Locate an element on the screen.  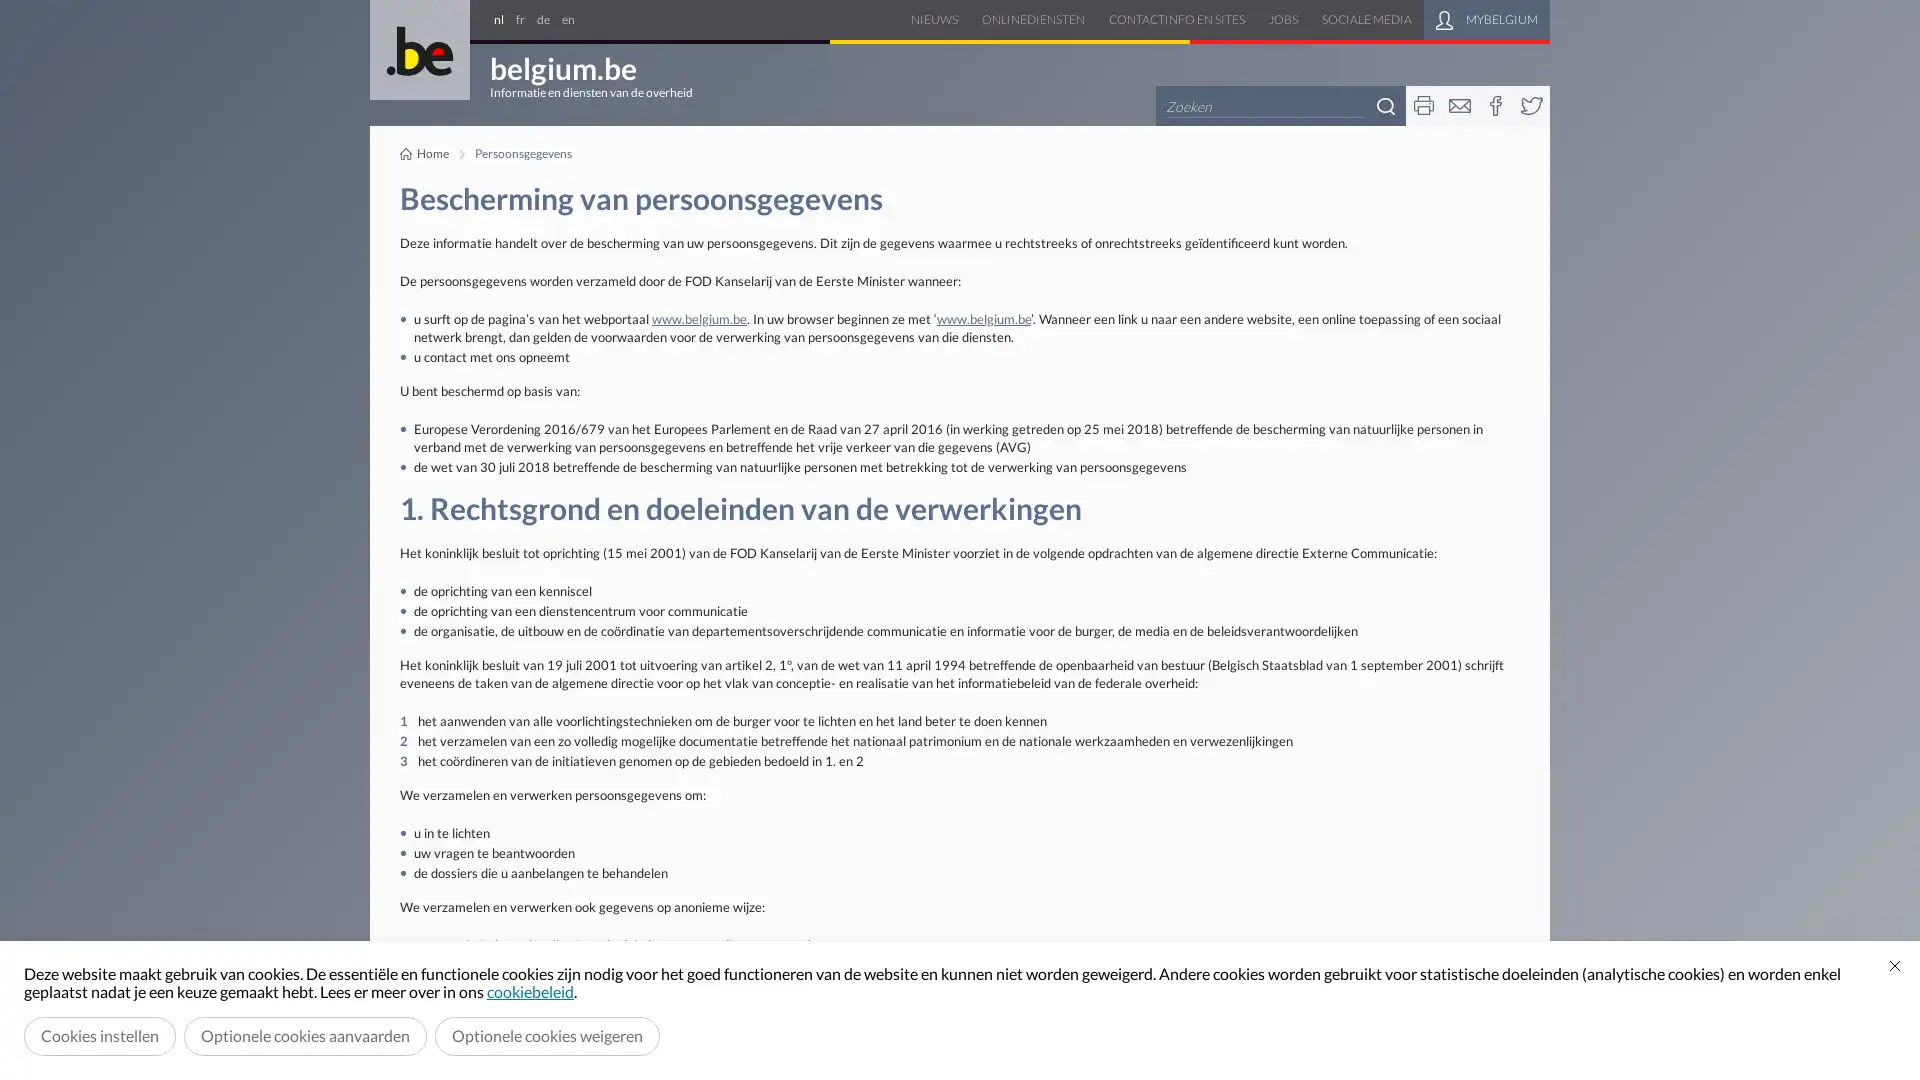
Sluiten is located at coordinates (1894, 964).